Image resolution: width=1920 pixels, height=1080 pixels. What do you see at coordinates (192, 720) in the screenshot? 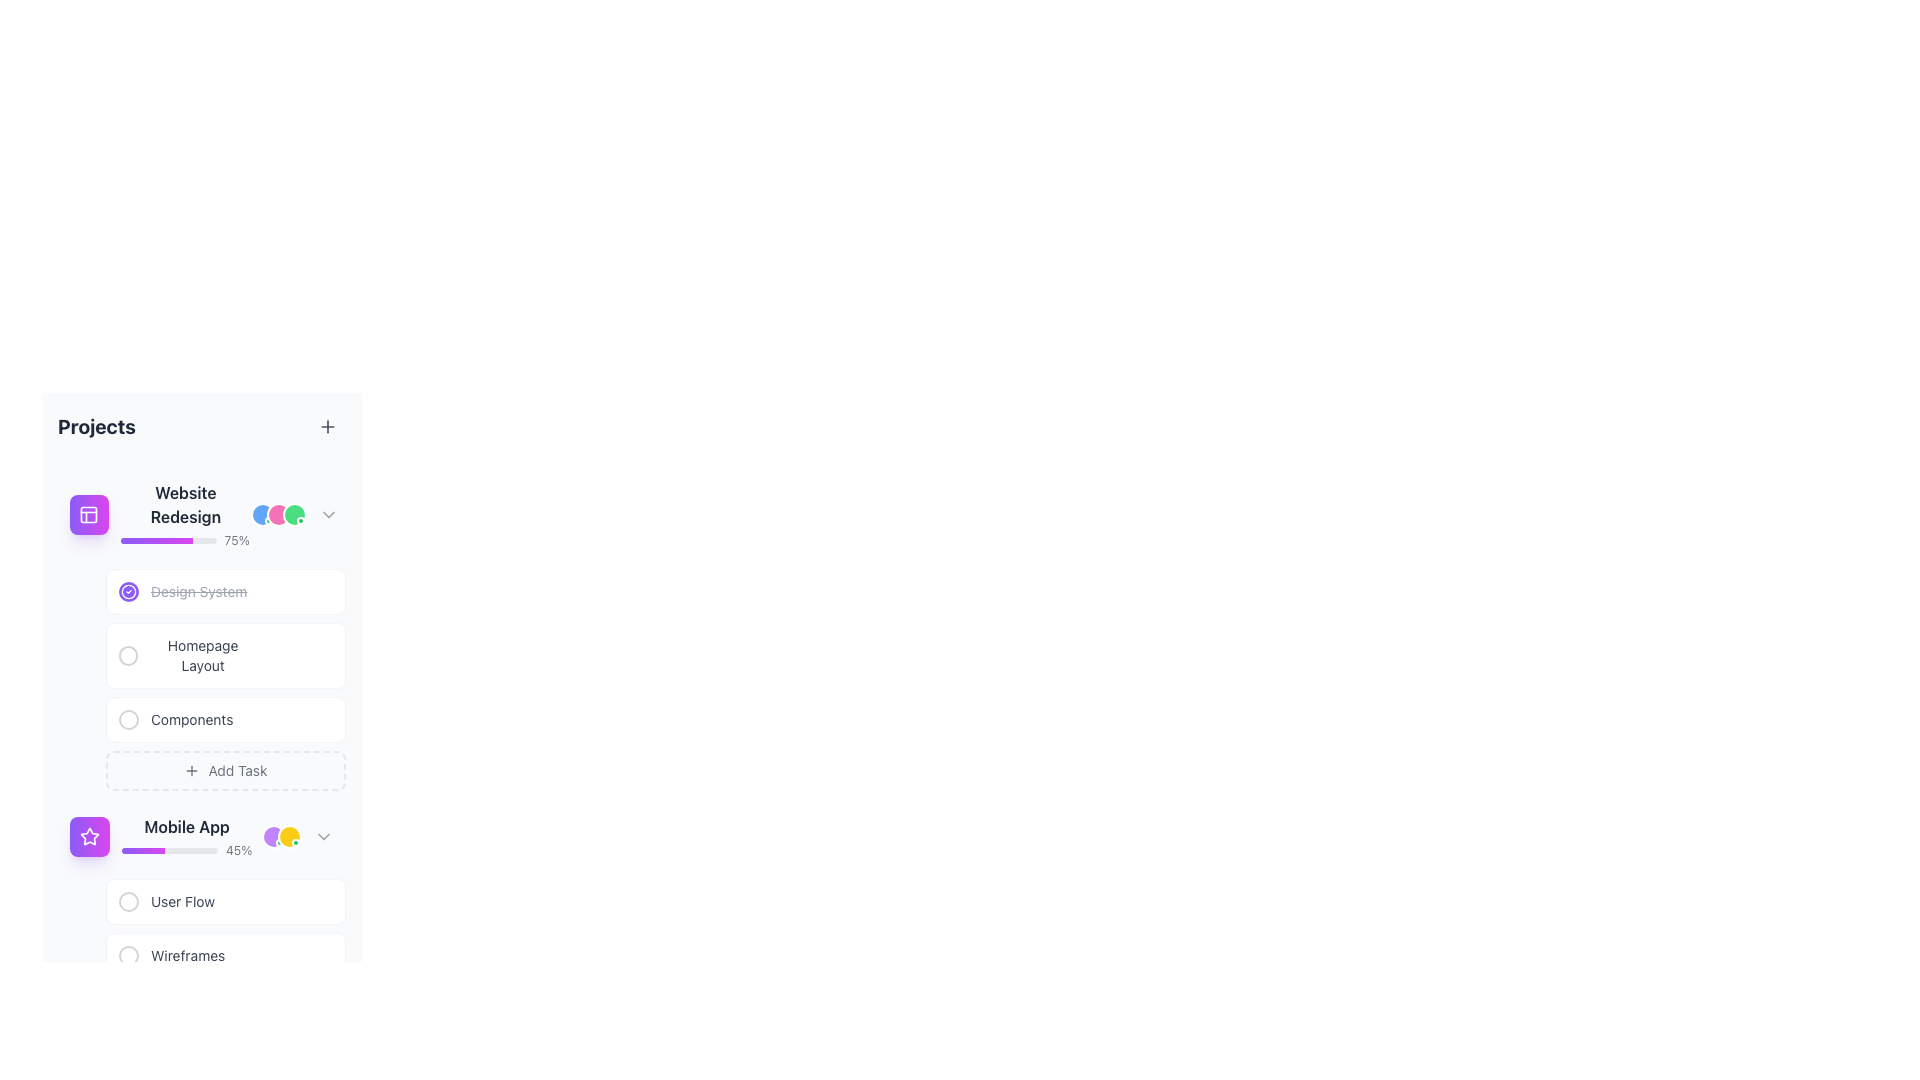
I see `the 'Components' text label, which is styled in a small gray font and is located to the right of a small circular icon within the 'Website Redesign' section` at bounding box center [192, 720].